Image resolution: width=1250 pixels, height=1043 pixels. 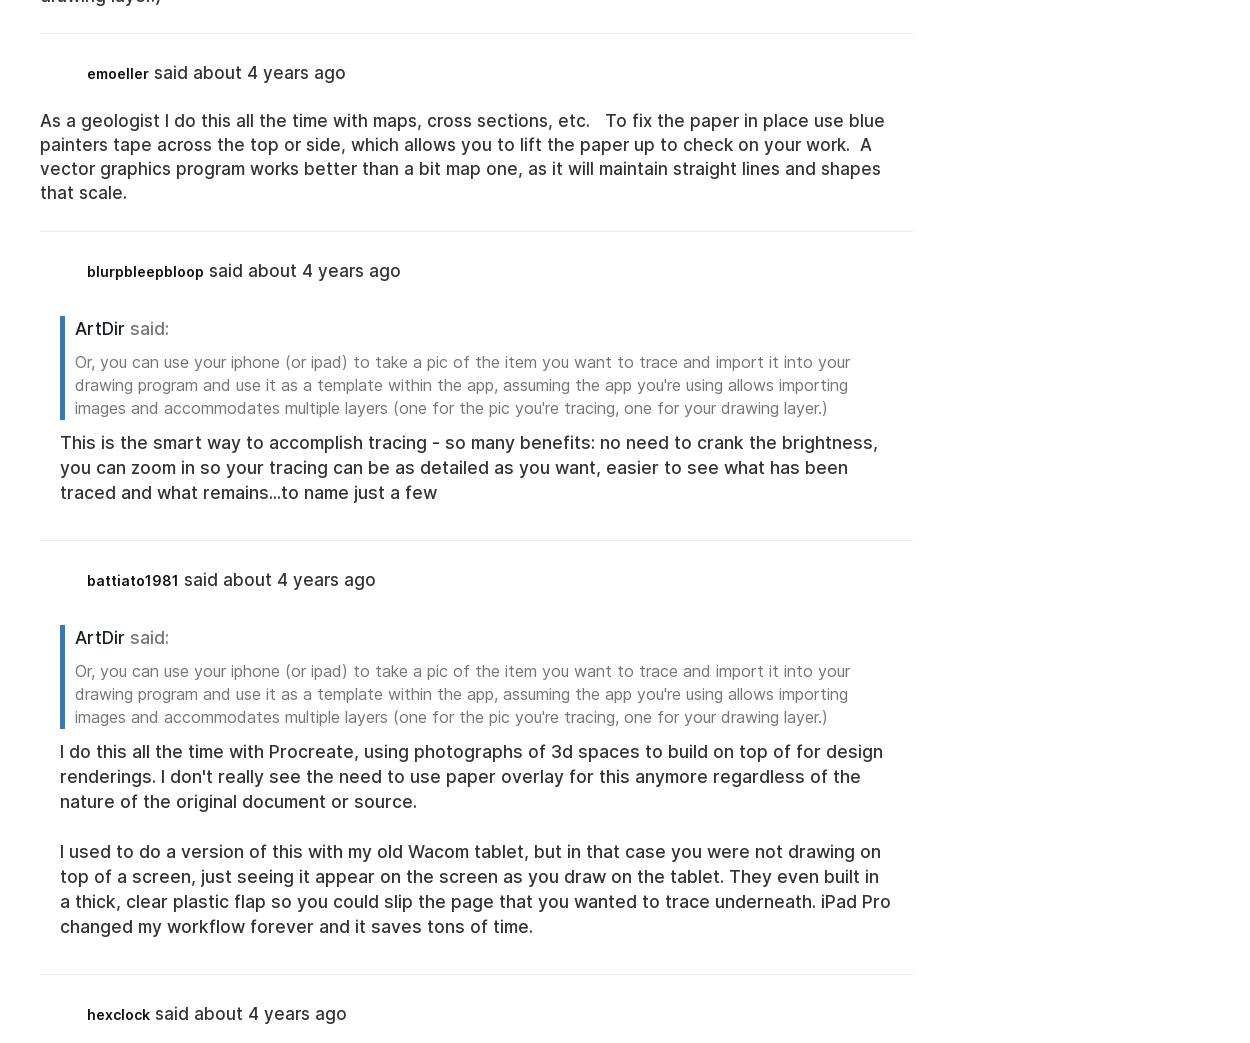 What do you see at coordinates (60, 888) in the screenshot?
I see `'I used to do a version of this with my old Wacom tablet, but in that case you were not drawing on top of a screen, just seeing it appear on the screen as you draw on the tablet. They even built in a thick, clear plastic flap so you could slip the page that you wanted to trace underneath. iPad Pro changed my workflow forever and it saves tons of time.'` at bounding box center [60, 888].